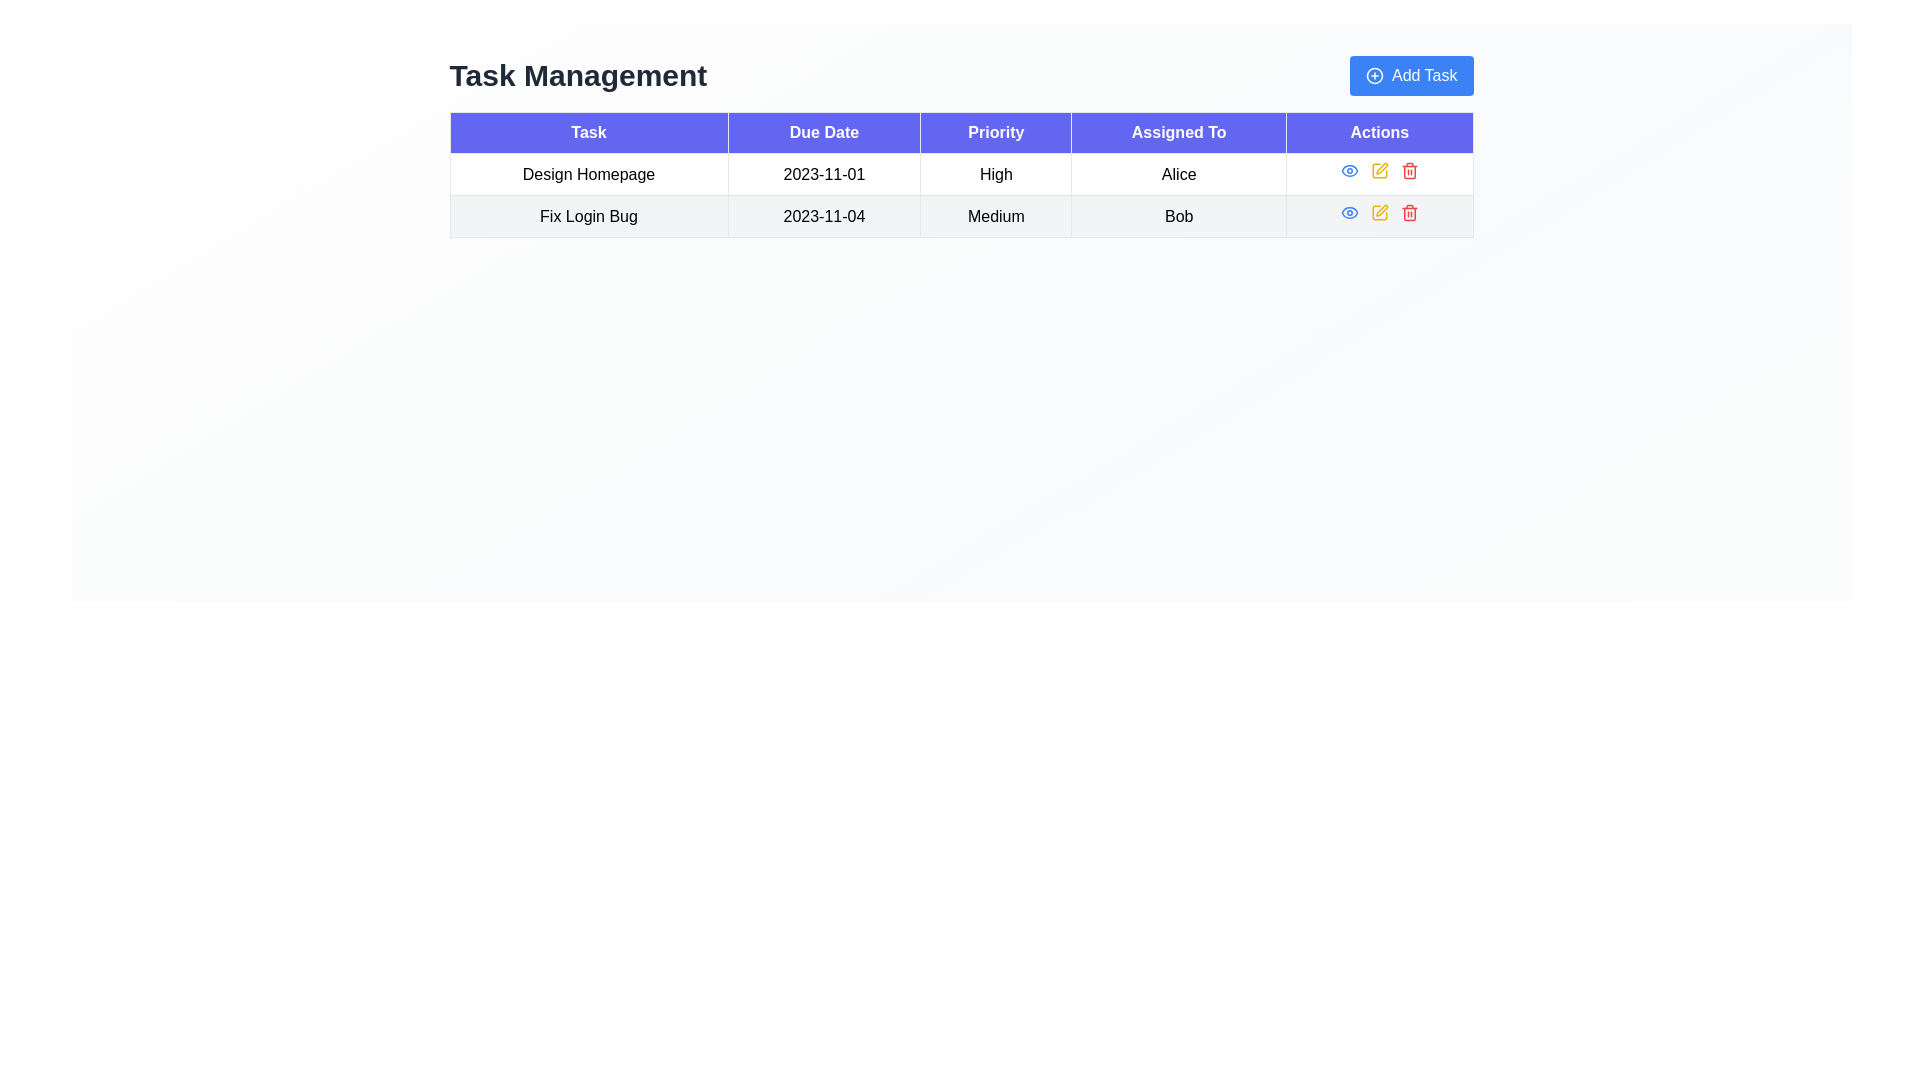  Describe the element at coordinates (961, 173) in the screenshot. I see `the first row in the task table, which includes details such as task name, due date, priority, assignee, and actions available` at that location.